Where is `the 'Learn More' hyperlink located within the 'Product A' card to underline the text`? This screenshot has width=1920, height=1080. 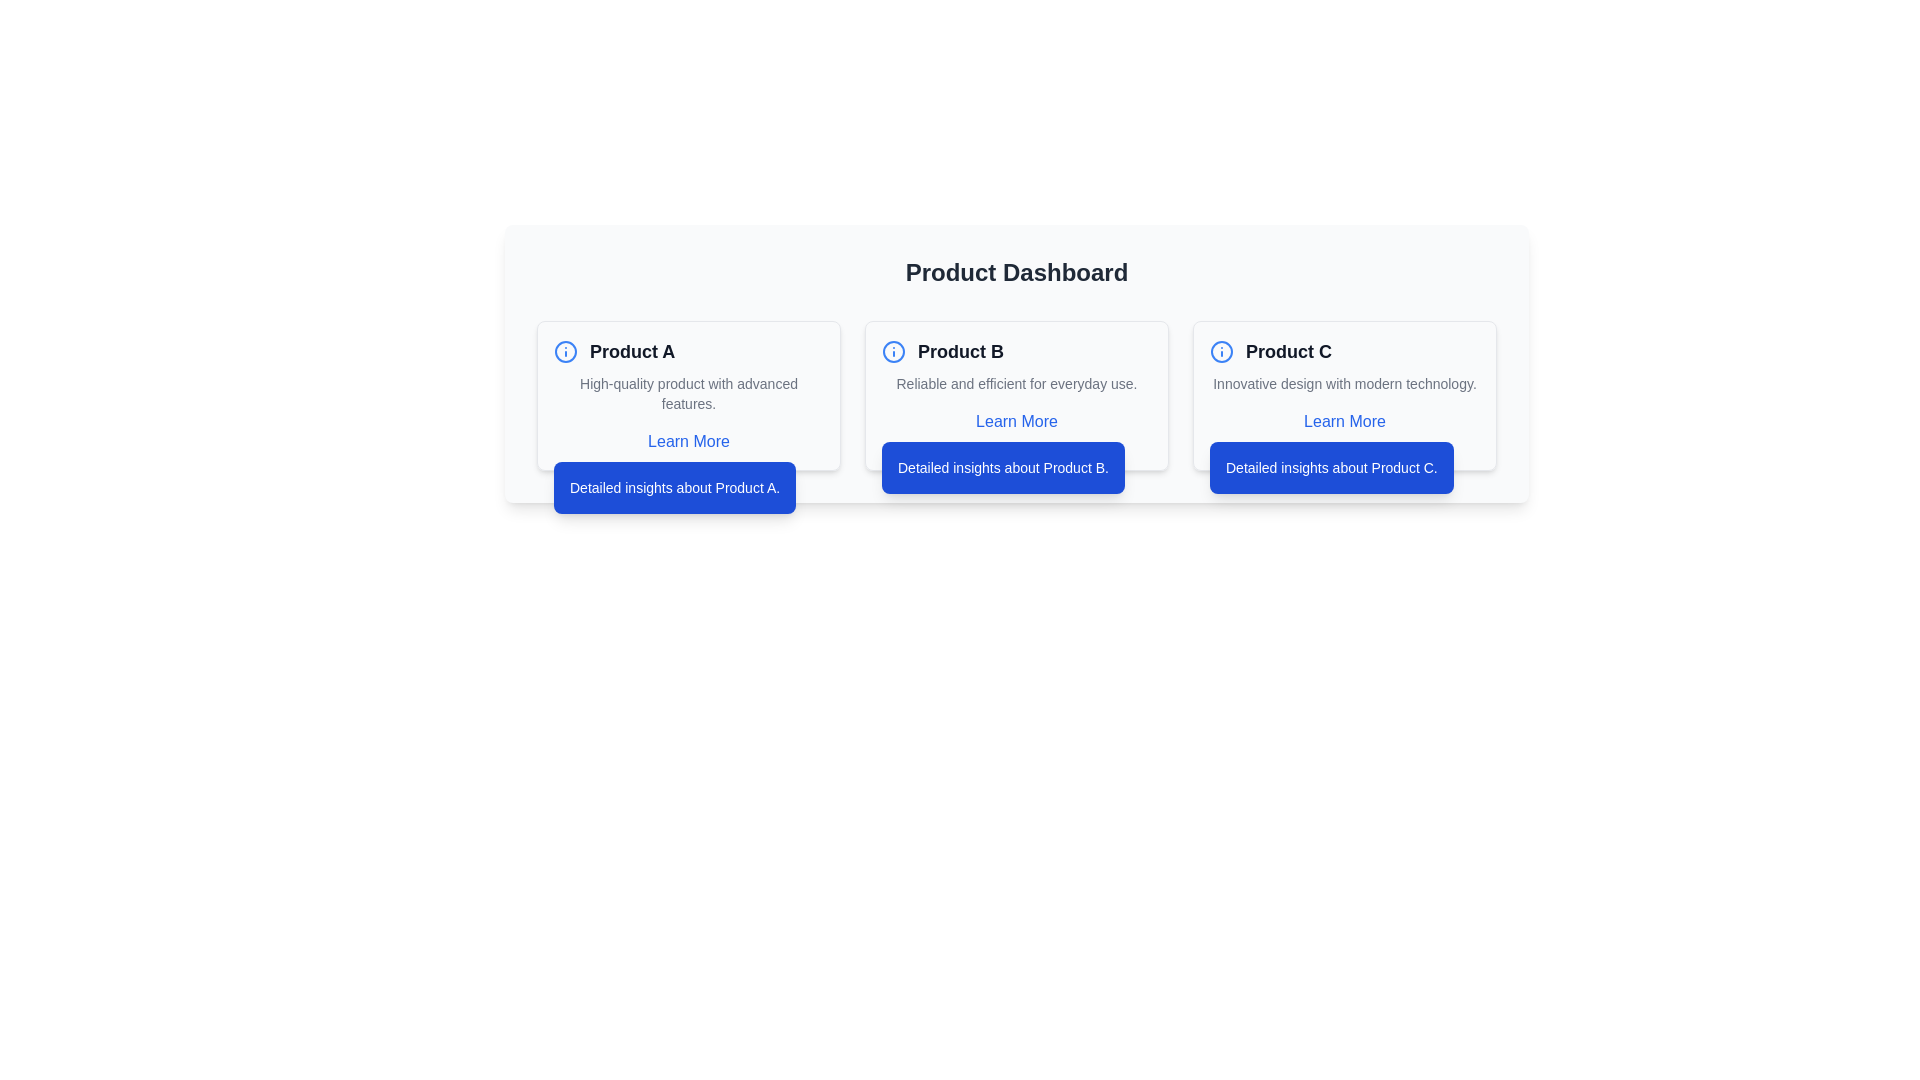
the 'Learn More' hyperlink located within the 'Product A' card to underline the text is located at coordinates (689, 441).